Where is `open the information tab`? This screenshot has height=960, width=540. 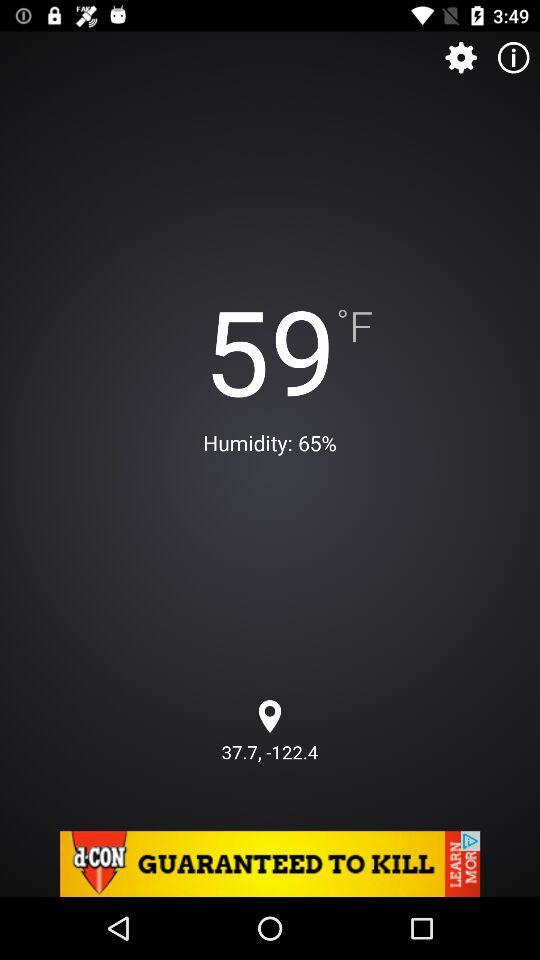 open the information tab is located at coordinates (513, 56).